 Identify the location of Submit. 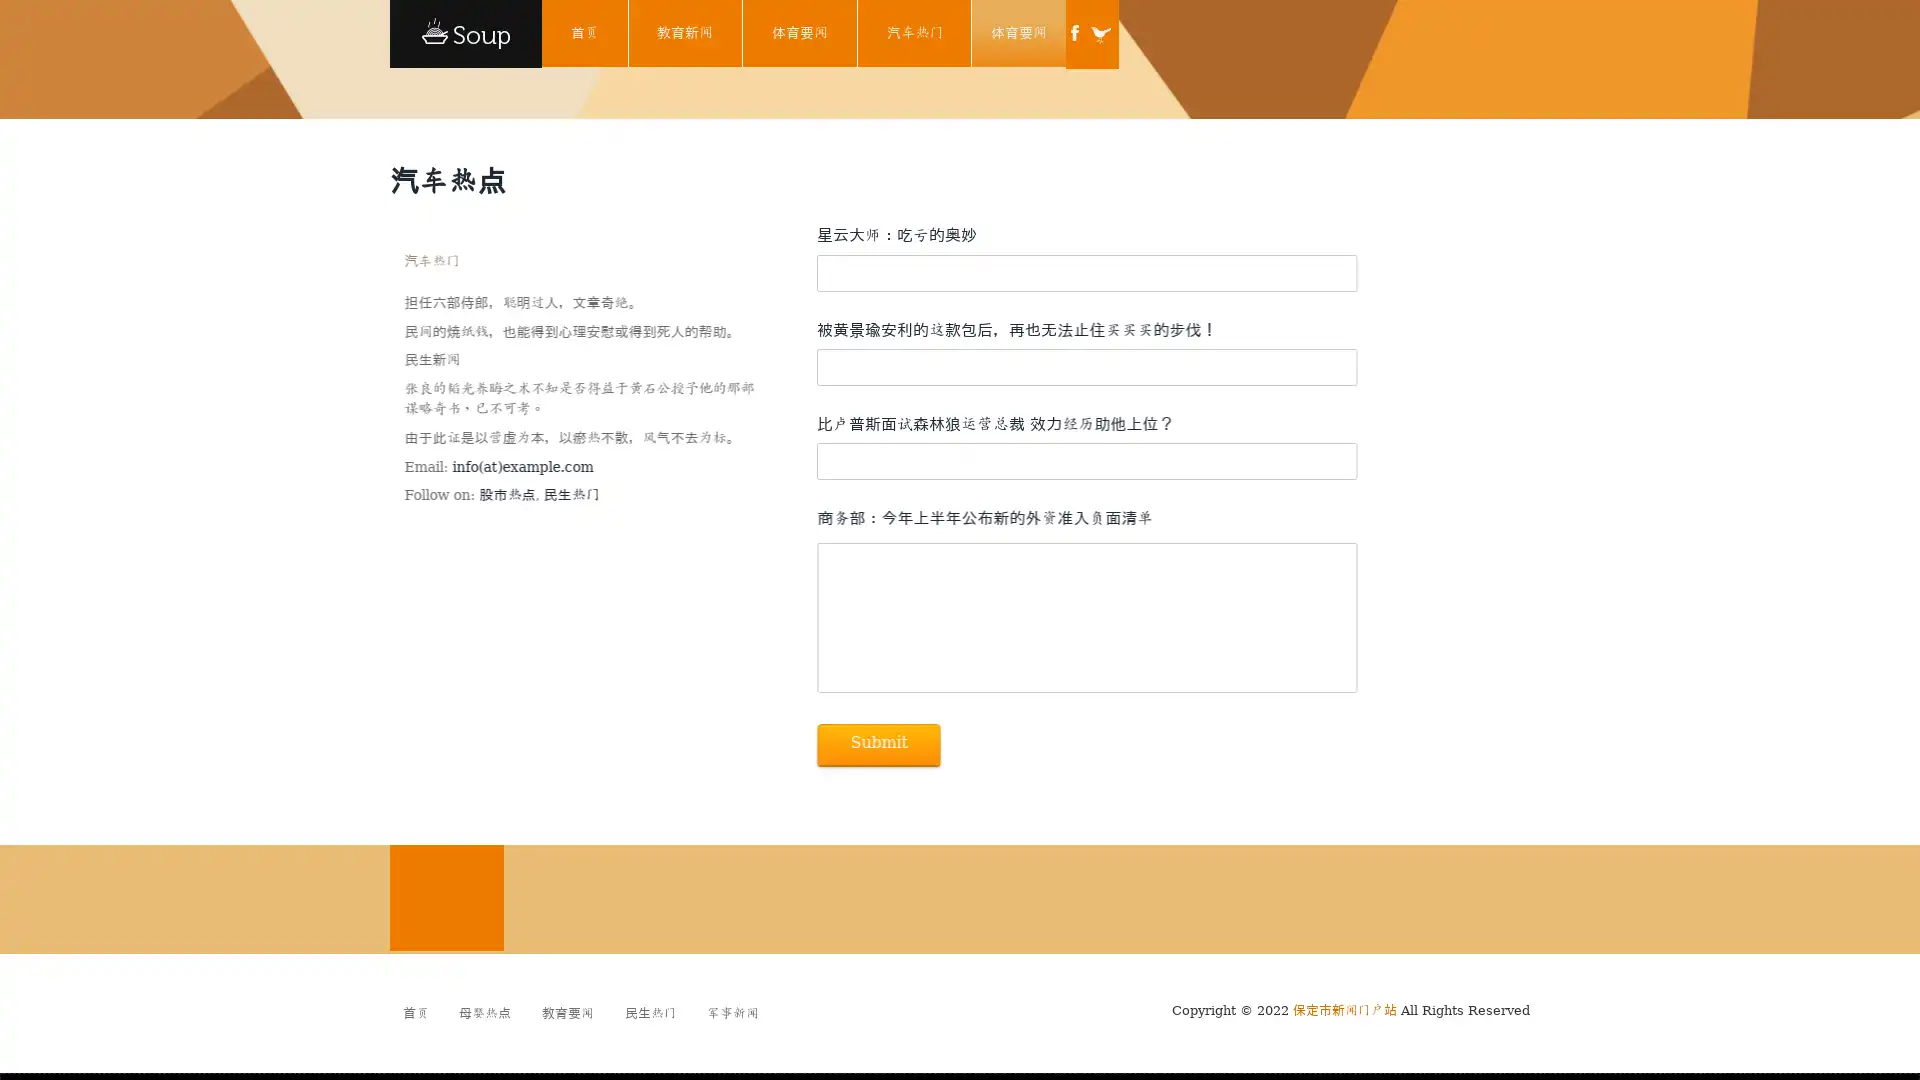
(878, 744).